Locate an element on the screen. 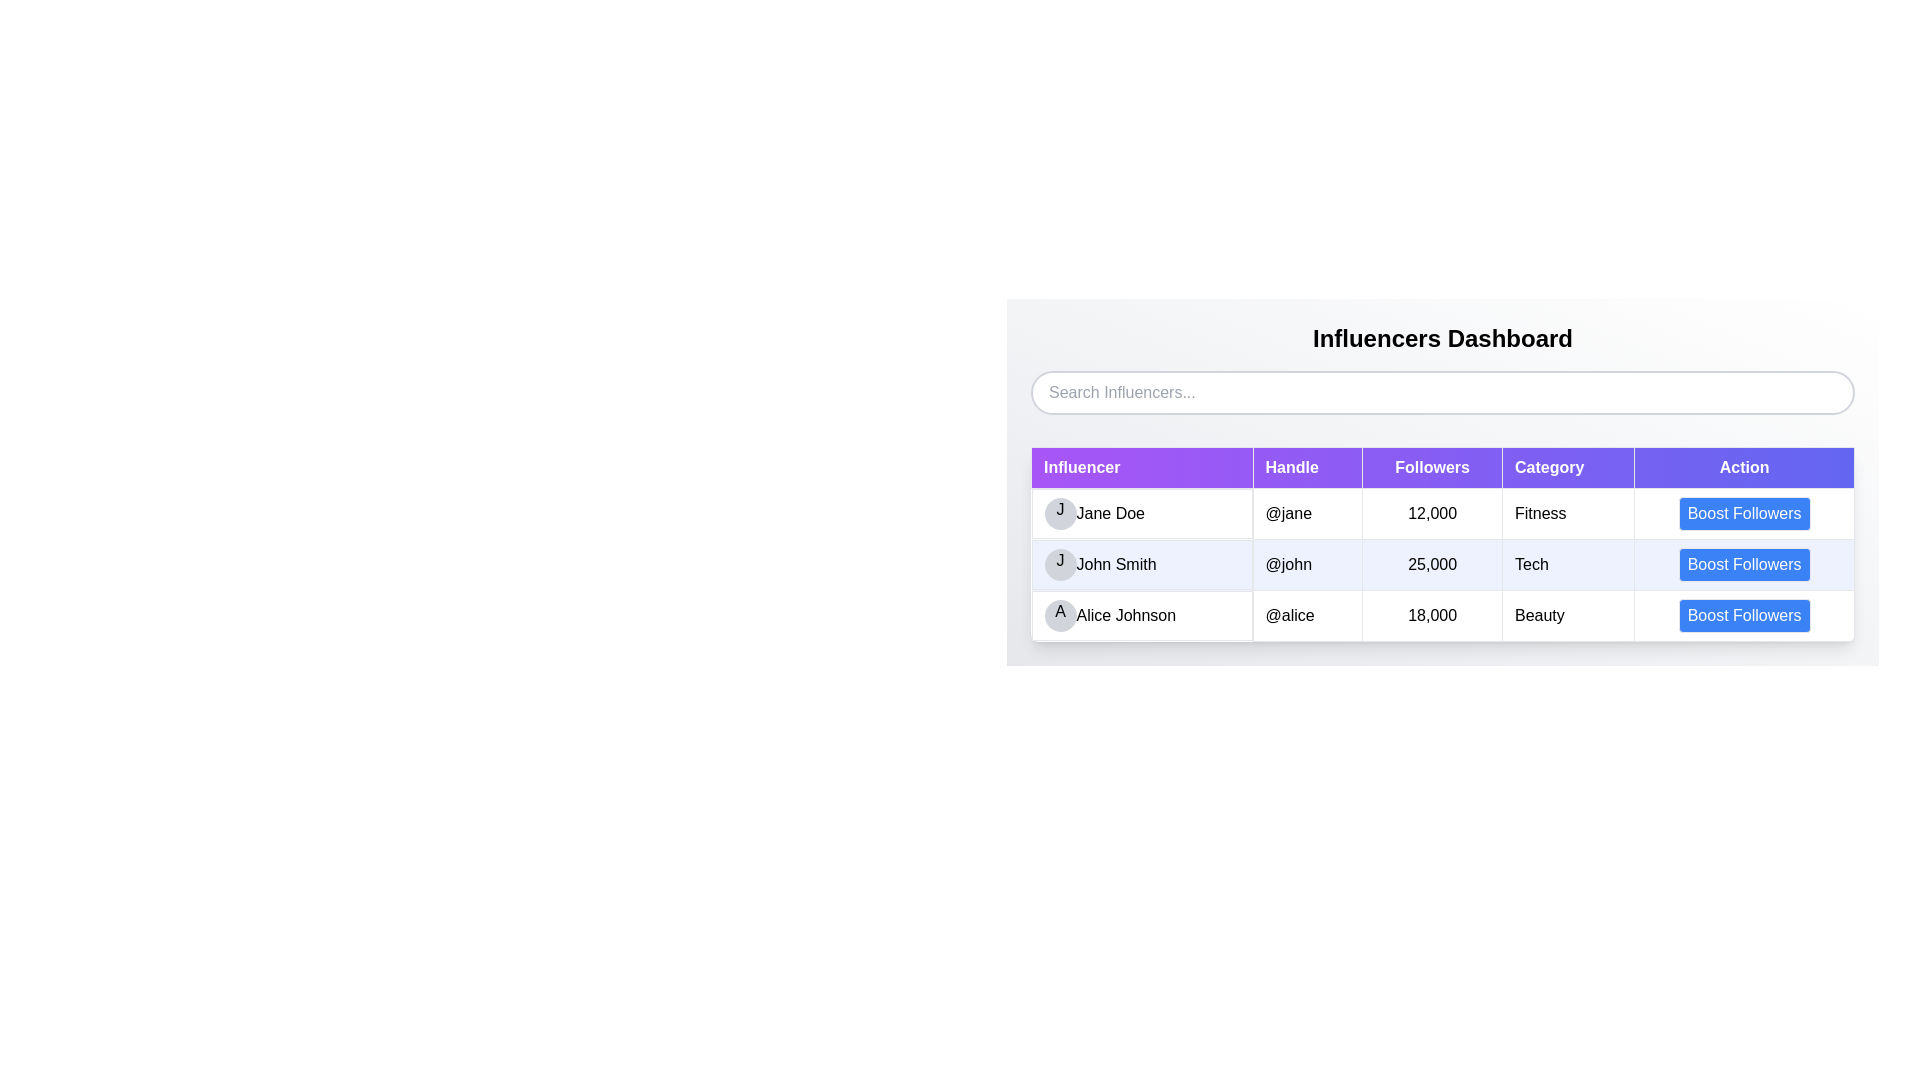 This screenshot has width=1920, height=1080. the Text Label element that displays 'Action', which is the fifth column header in the table, characterized by its white text on a purple background is located at coordinates (1743, 467).